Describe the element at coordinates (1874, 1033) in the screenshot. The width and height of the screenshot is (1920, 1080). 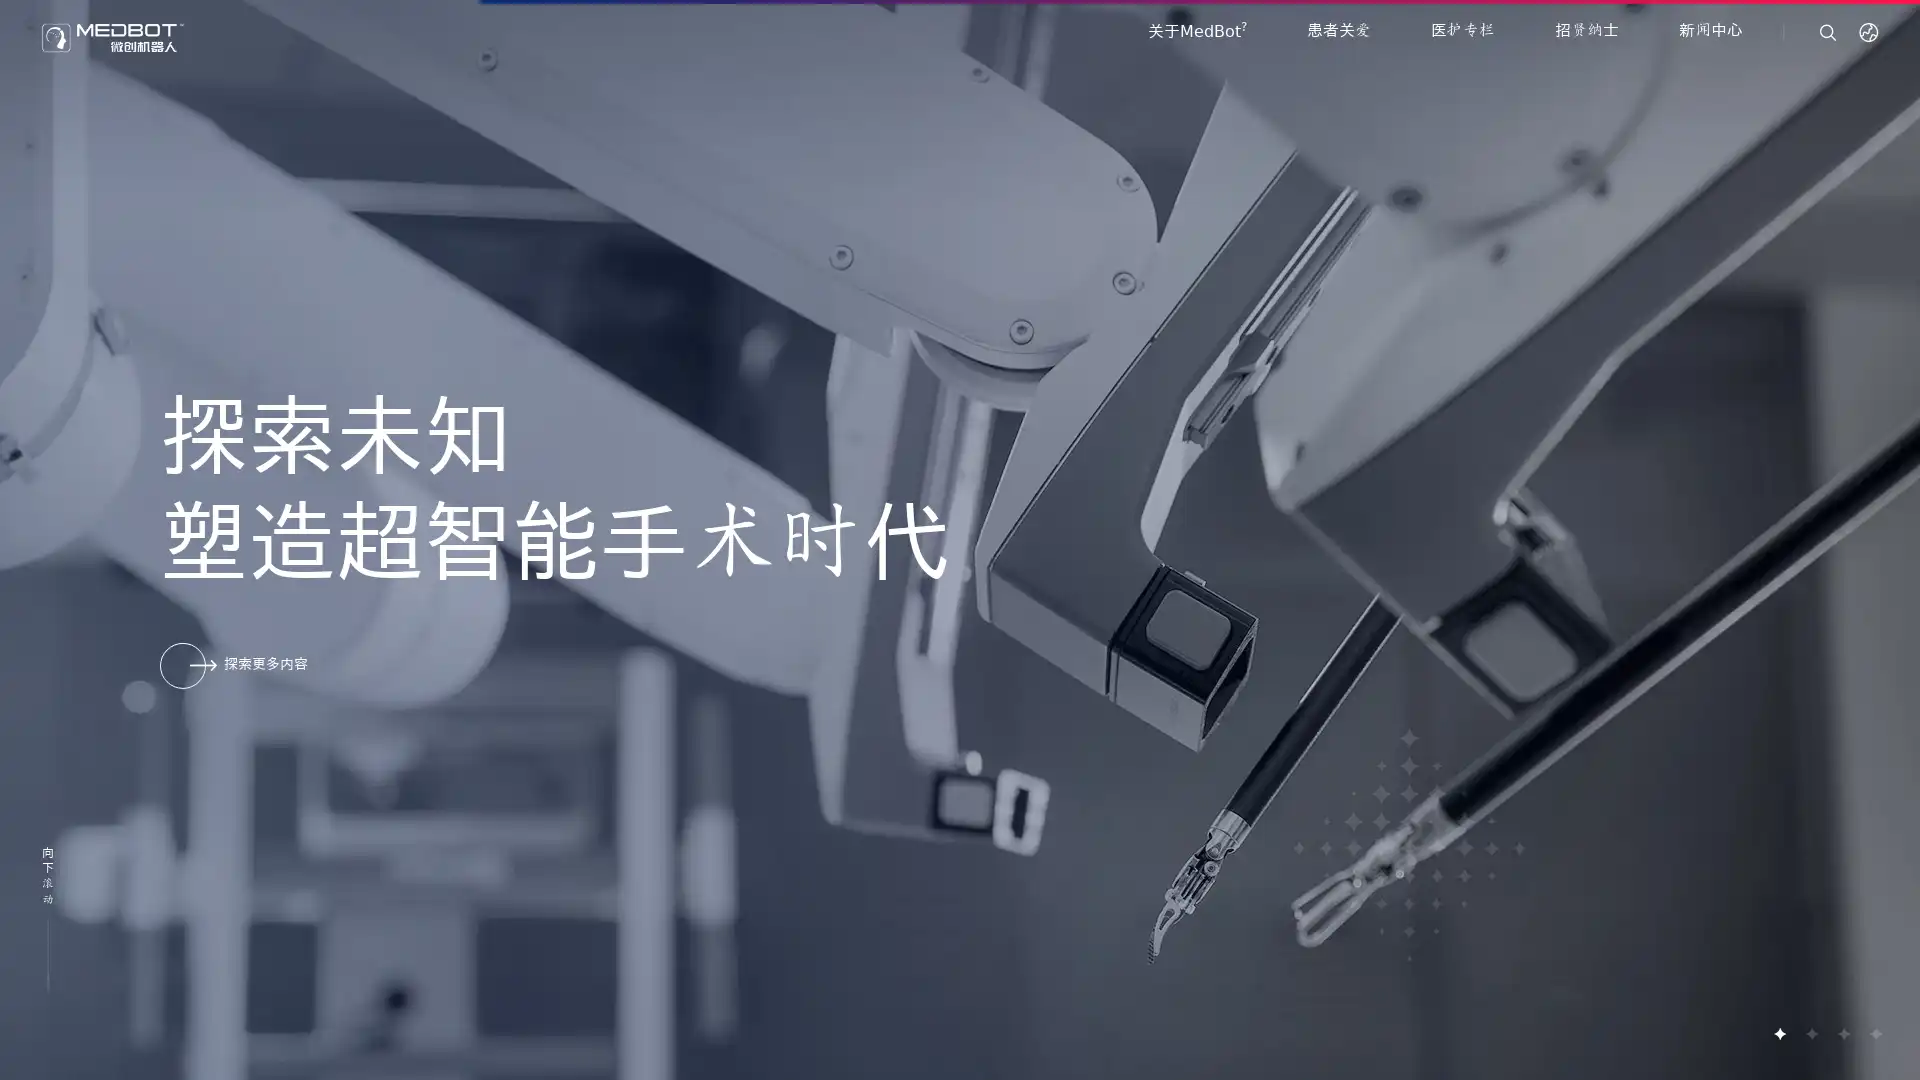
I see `Go to slide 4` at that location.